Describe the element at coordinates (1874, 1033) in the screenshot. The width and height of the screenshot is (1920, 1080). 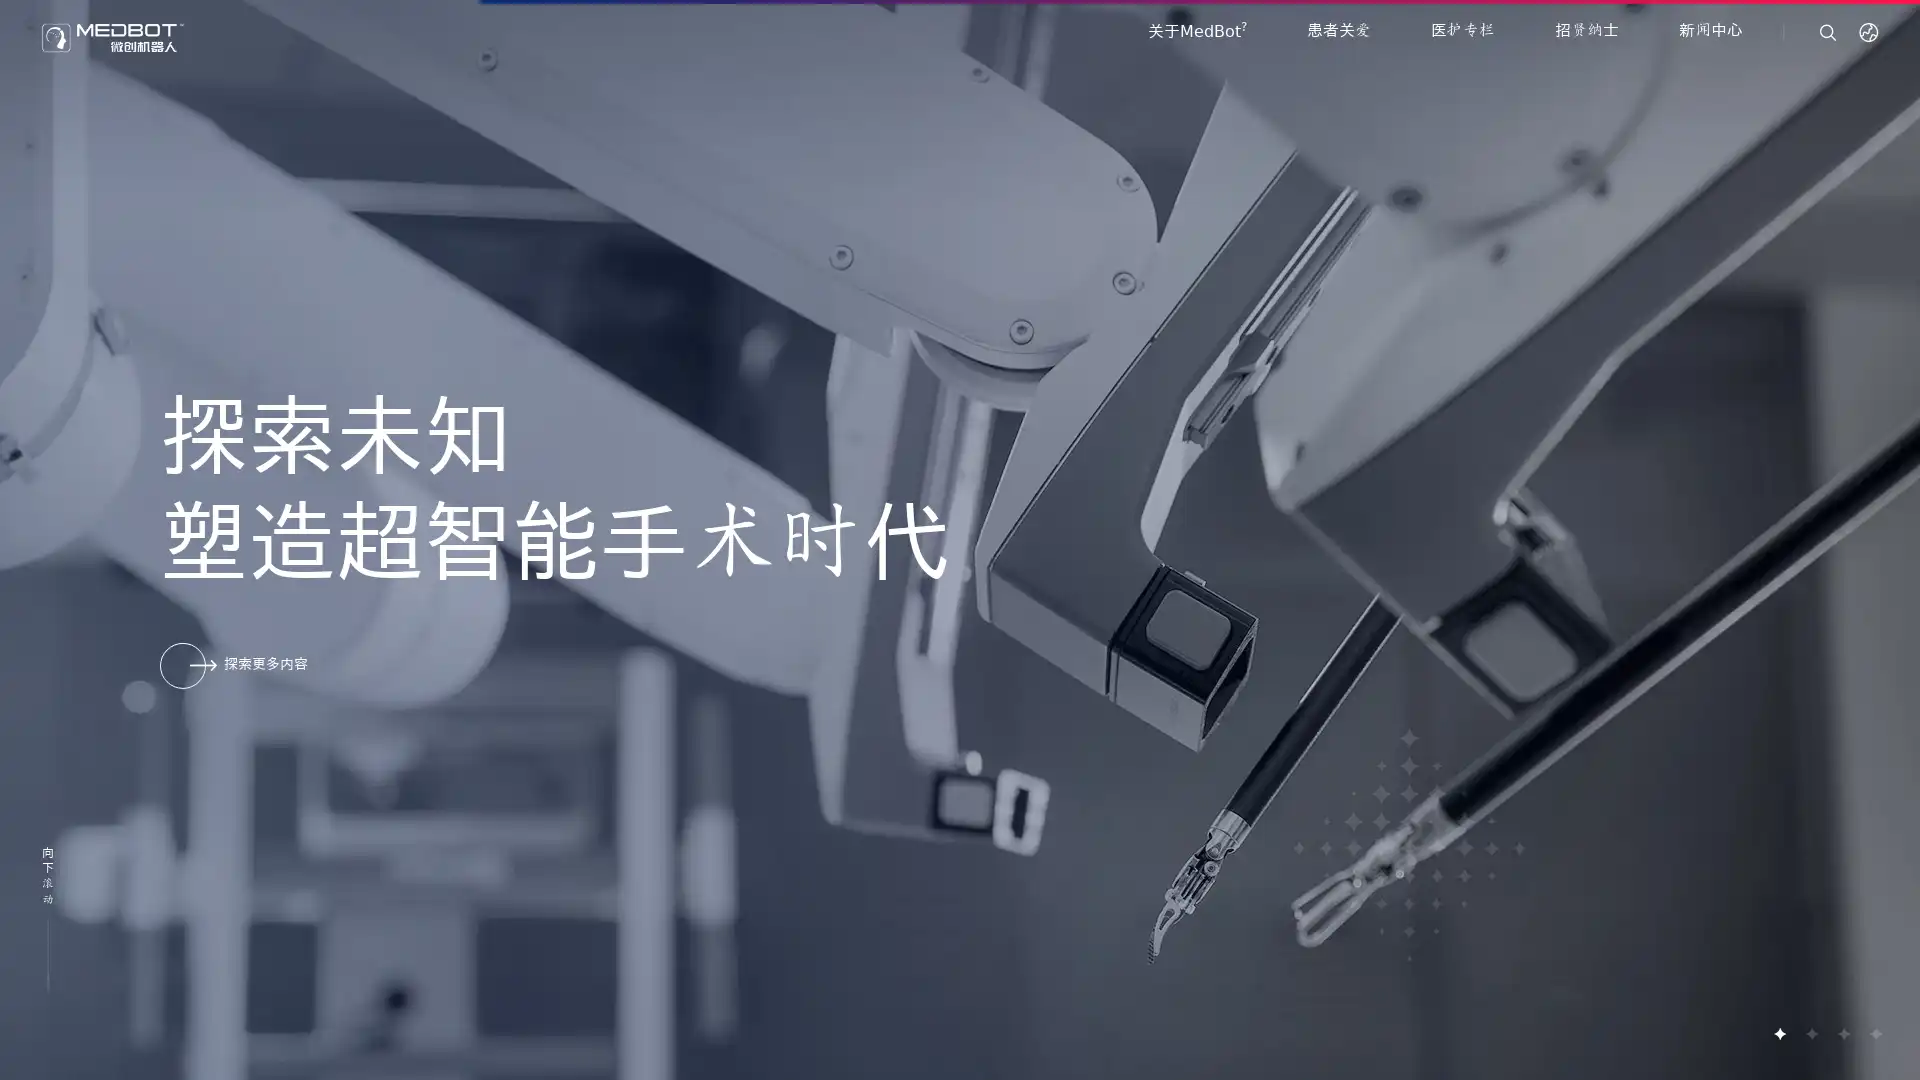
I see `Go to slide 4` at that location.